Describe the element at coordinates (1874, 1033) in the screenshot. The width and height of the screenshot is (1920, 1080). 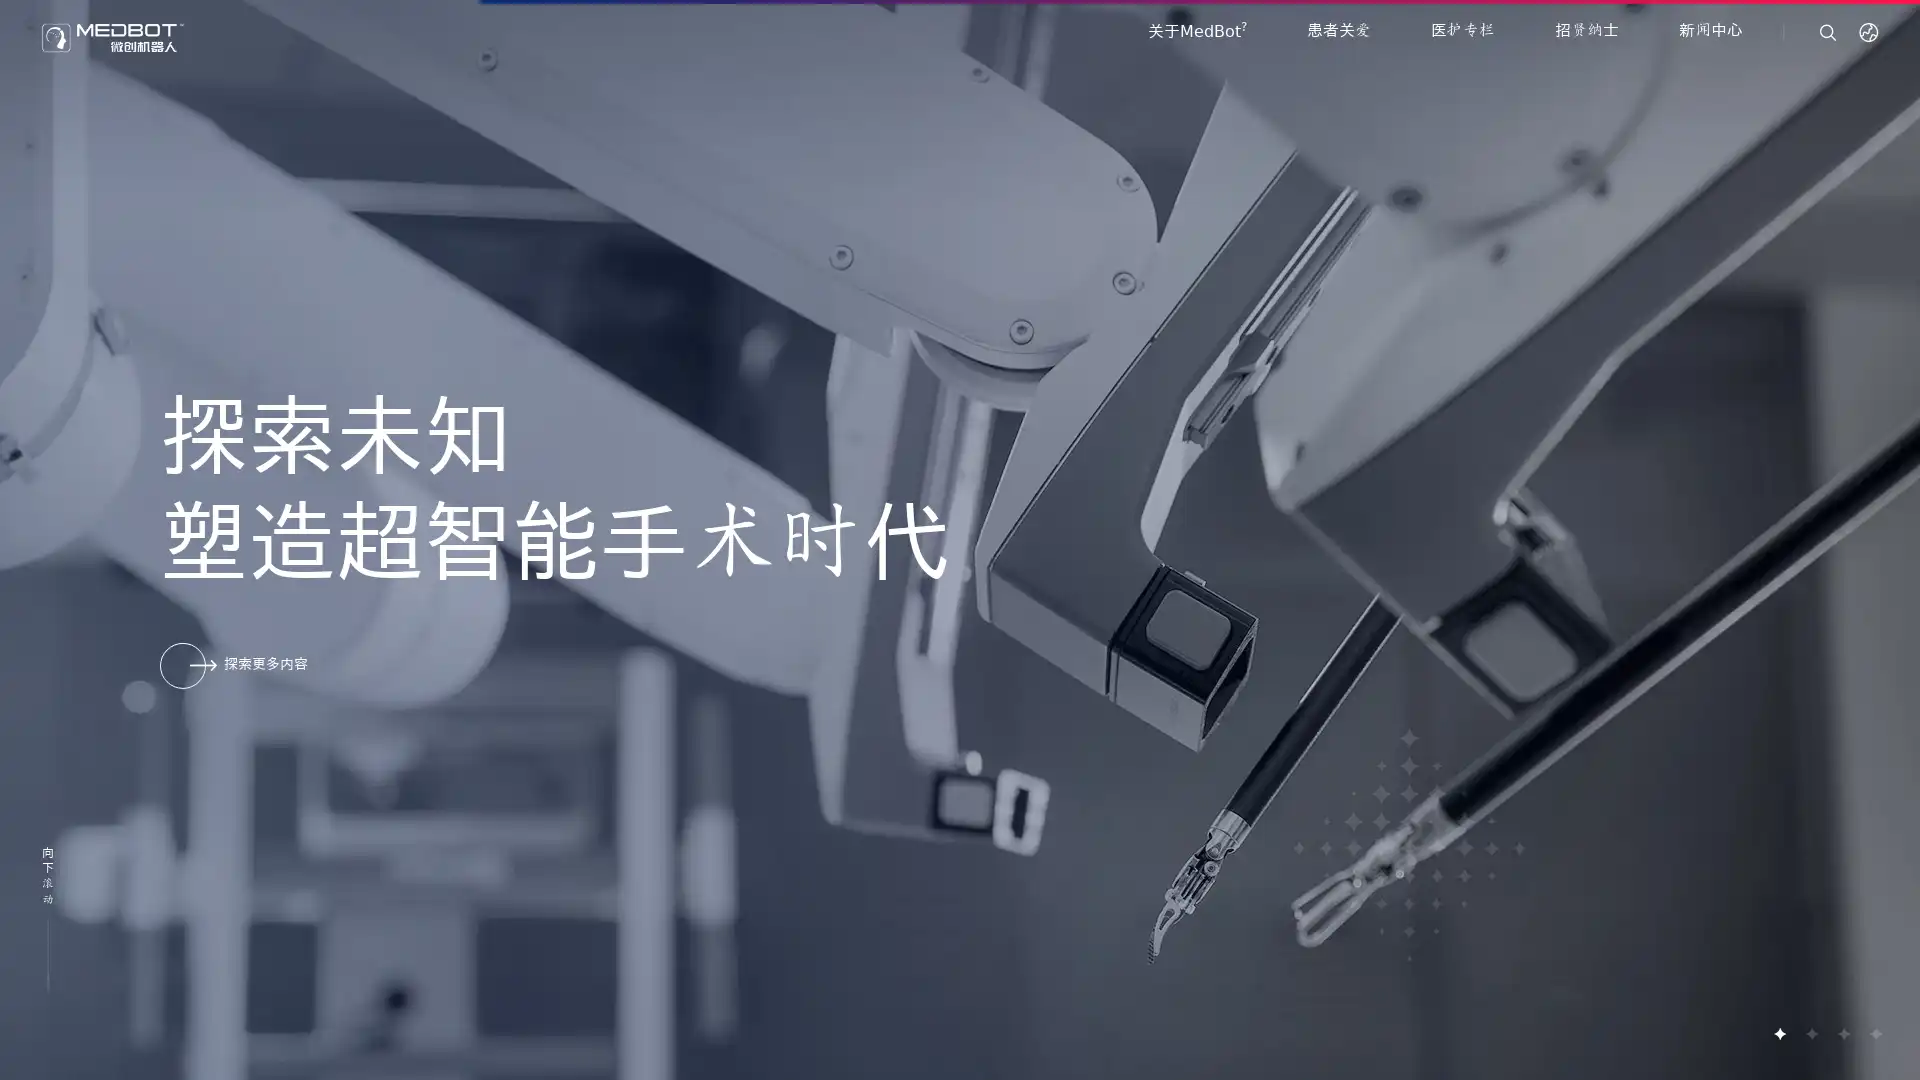
I see `Go to slide 4` at that location.